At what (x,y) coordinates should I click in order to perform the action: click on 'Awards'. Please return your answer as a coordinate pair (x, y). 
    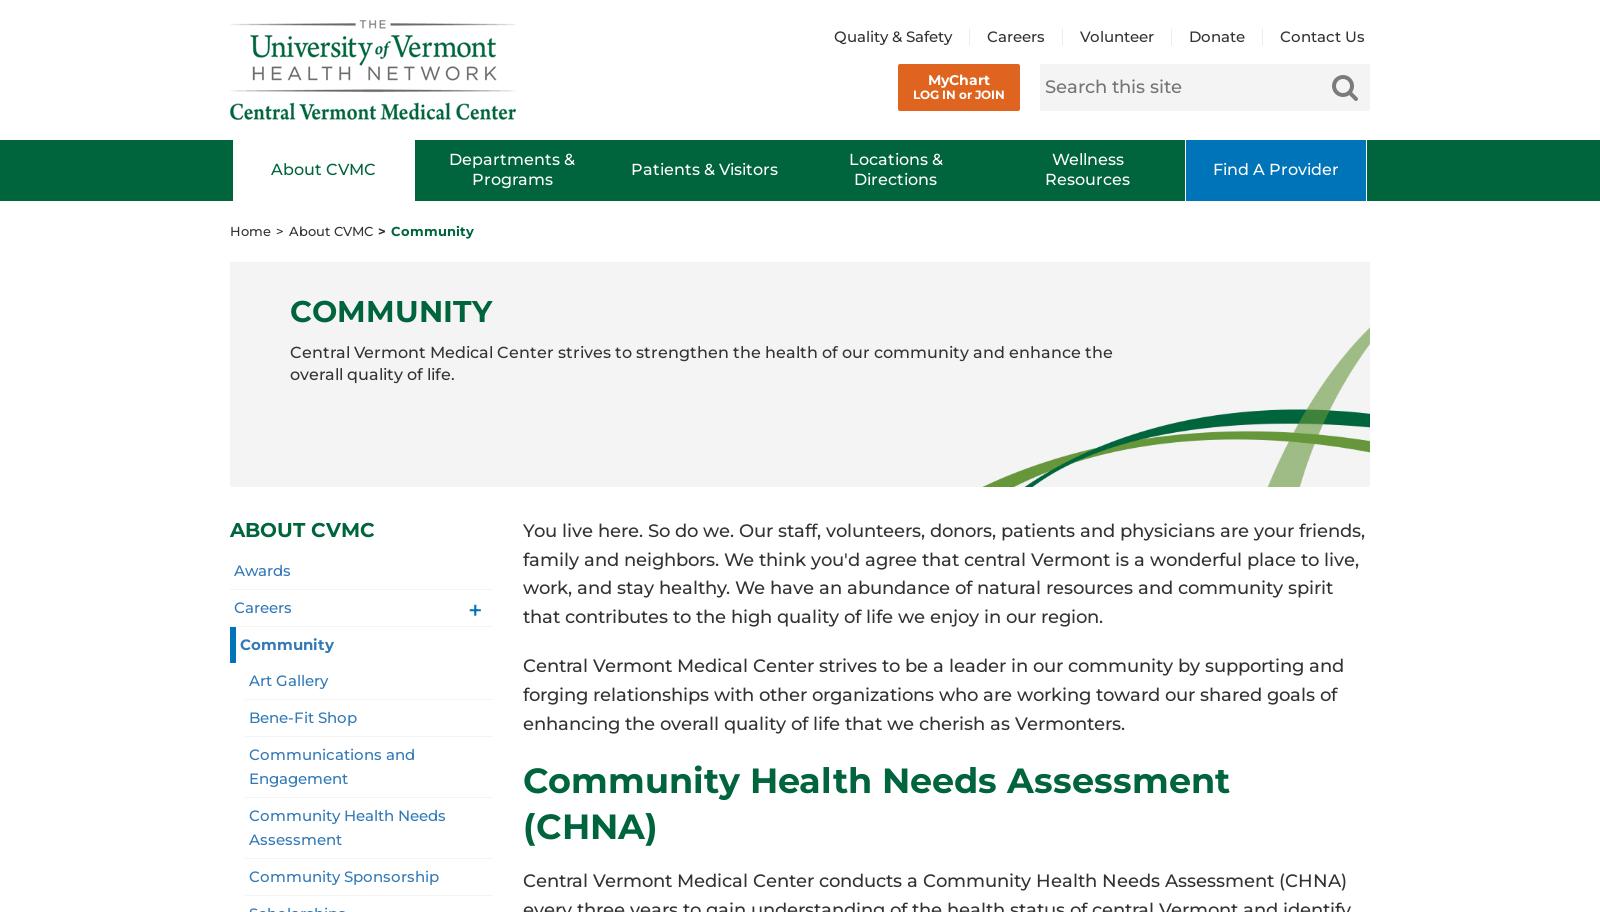
    Looking at the image, I should click on (262, 569).